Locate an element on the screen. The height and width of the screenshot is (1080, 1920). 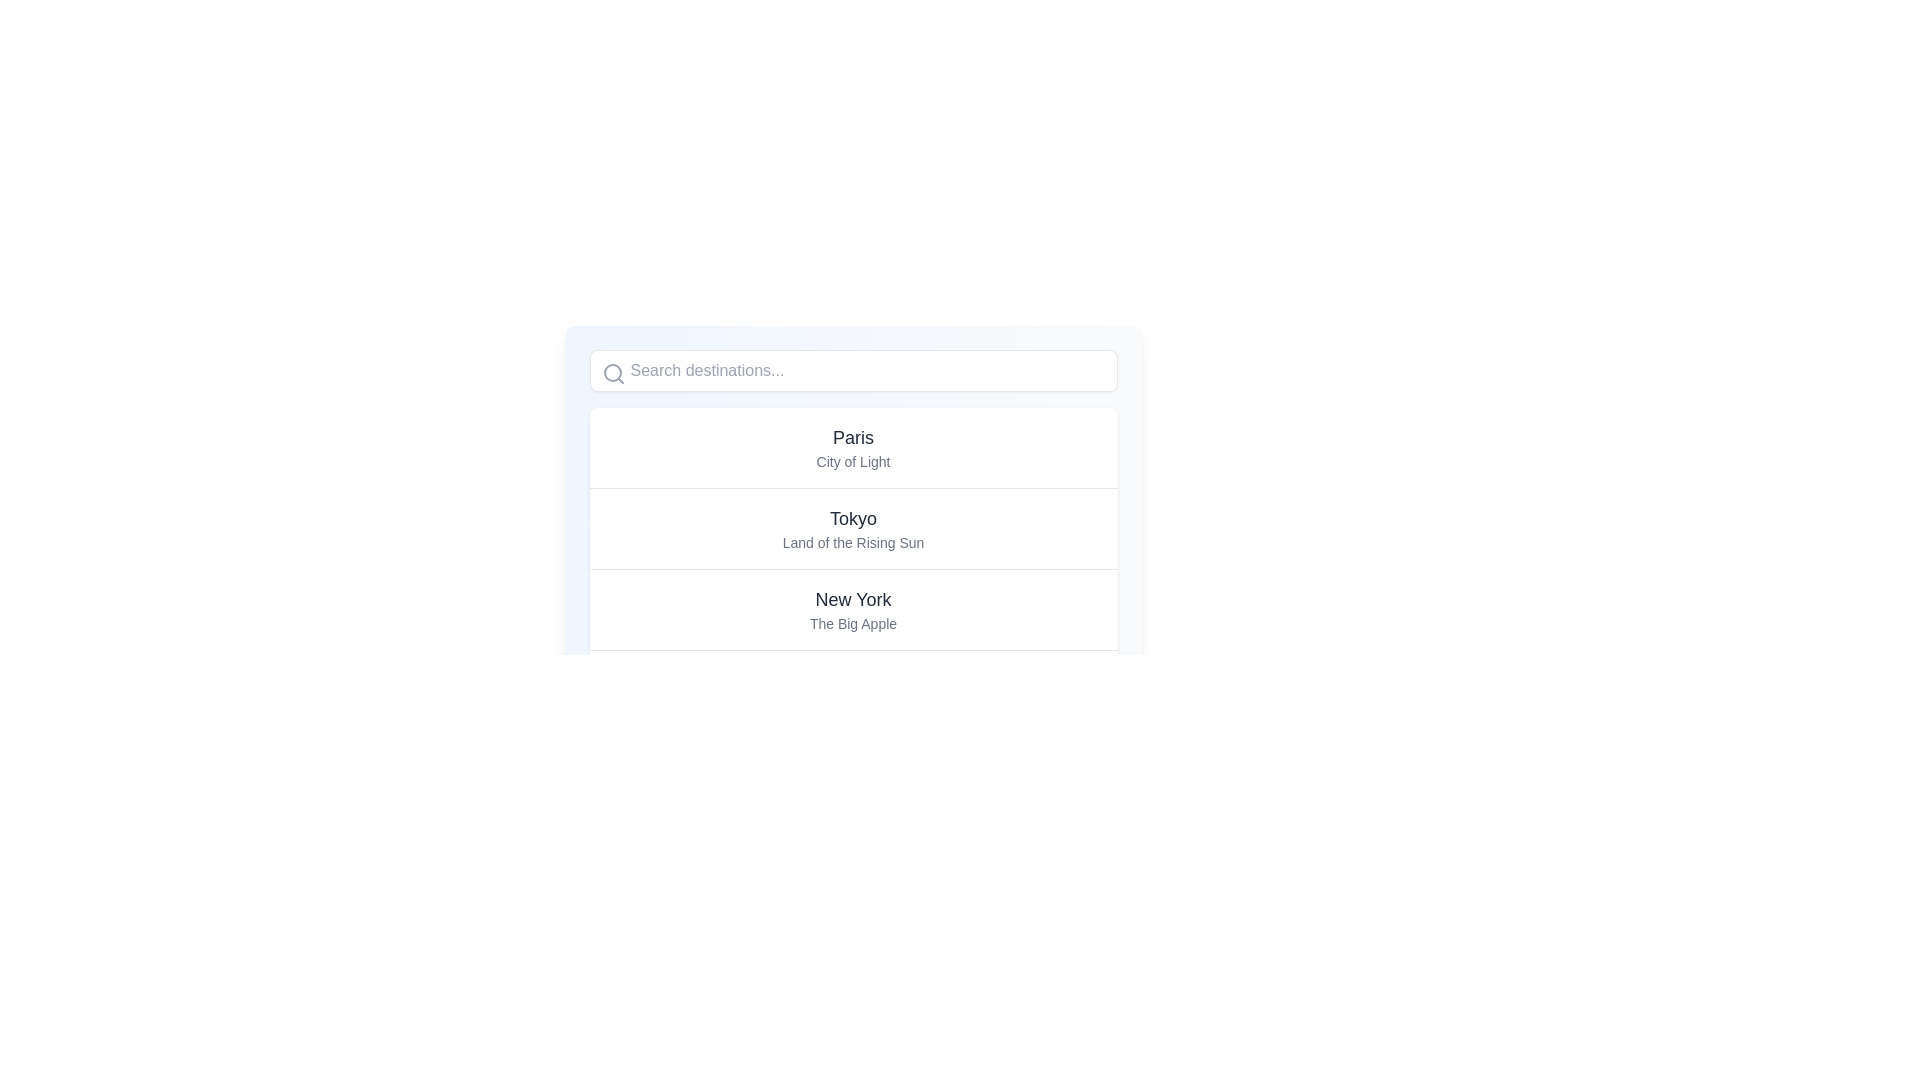
text label that identifies the location 'Tokyo', which is the primary label for a list item and visually focuses on this entry is located at coordinates (853, 518).